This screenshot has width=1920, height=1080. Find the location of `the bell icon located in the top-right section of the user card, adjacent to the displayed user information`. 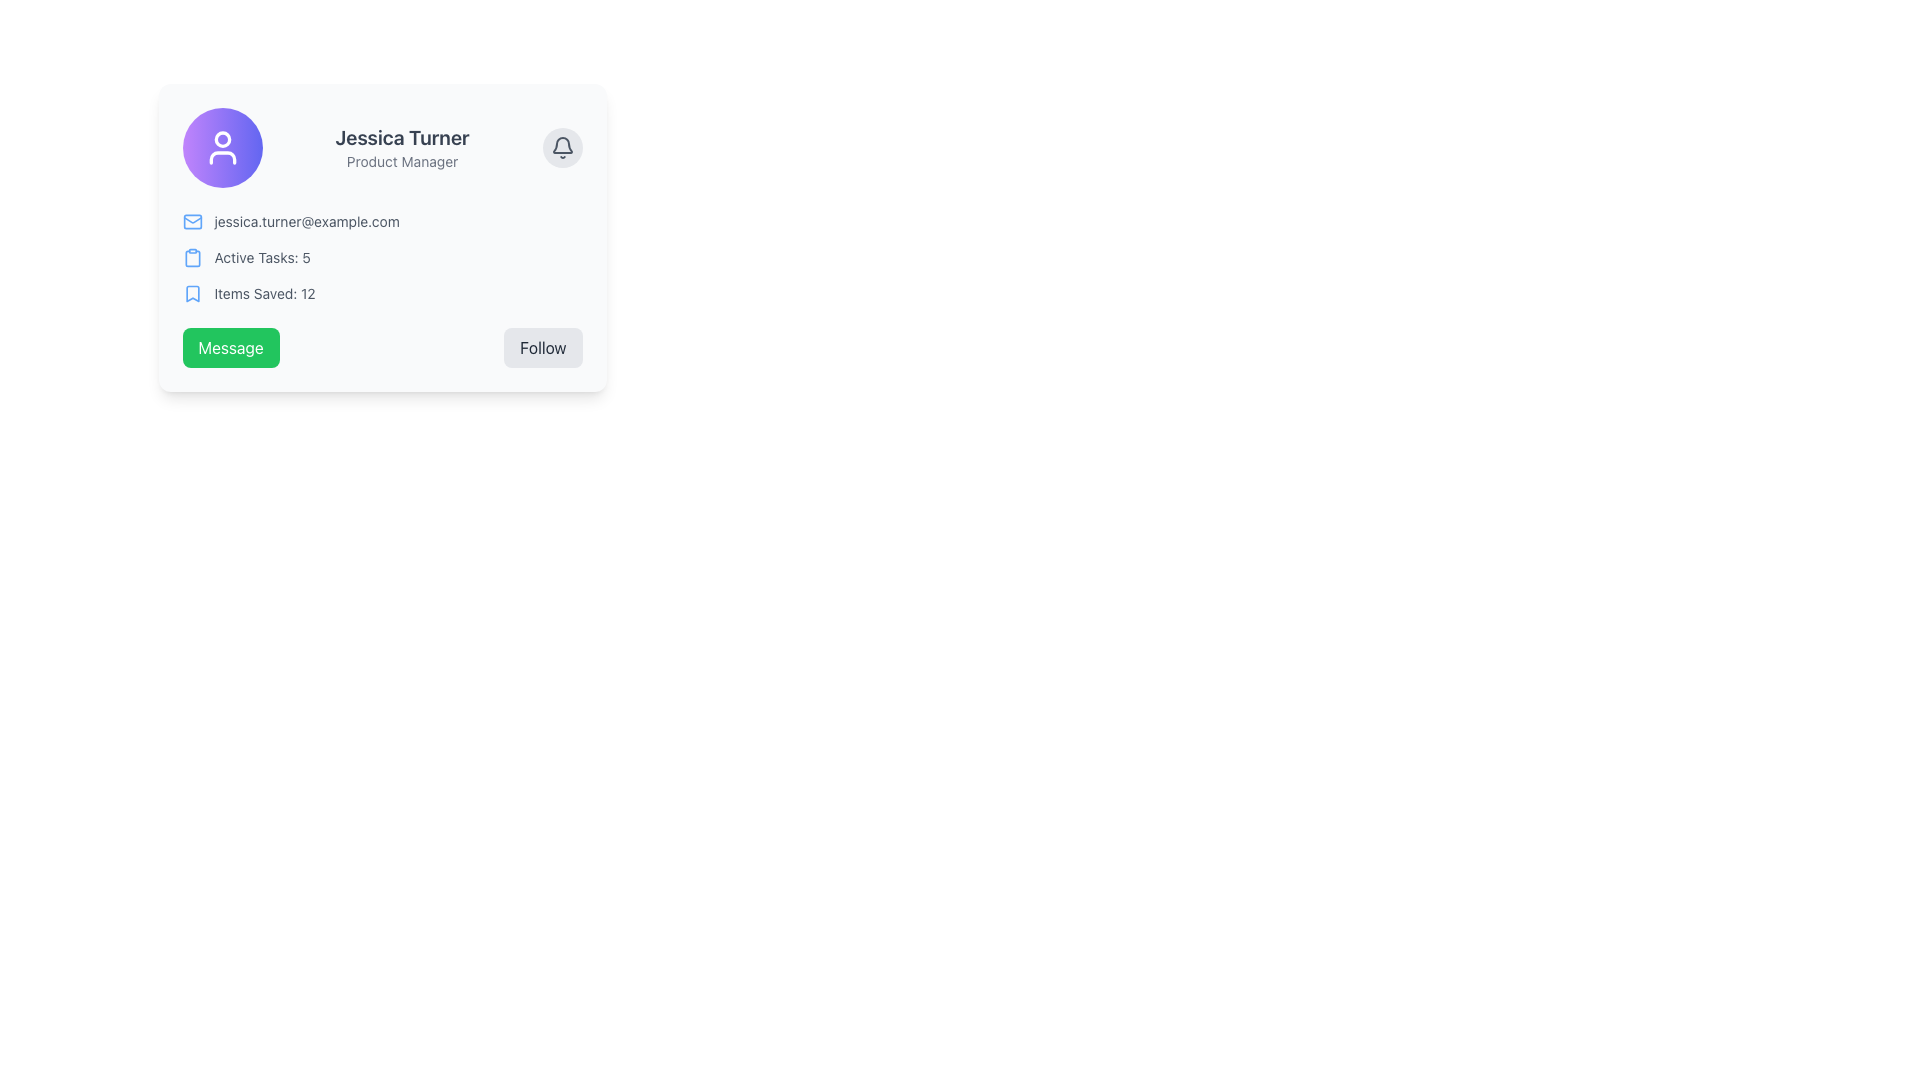

the bell icon located in the top-right section of the user card, adjacent to the displayed user information is located at coordinates (561, 144).